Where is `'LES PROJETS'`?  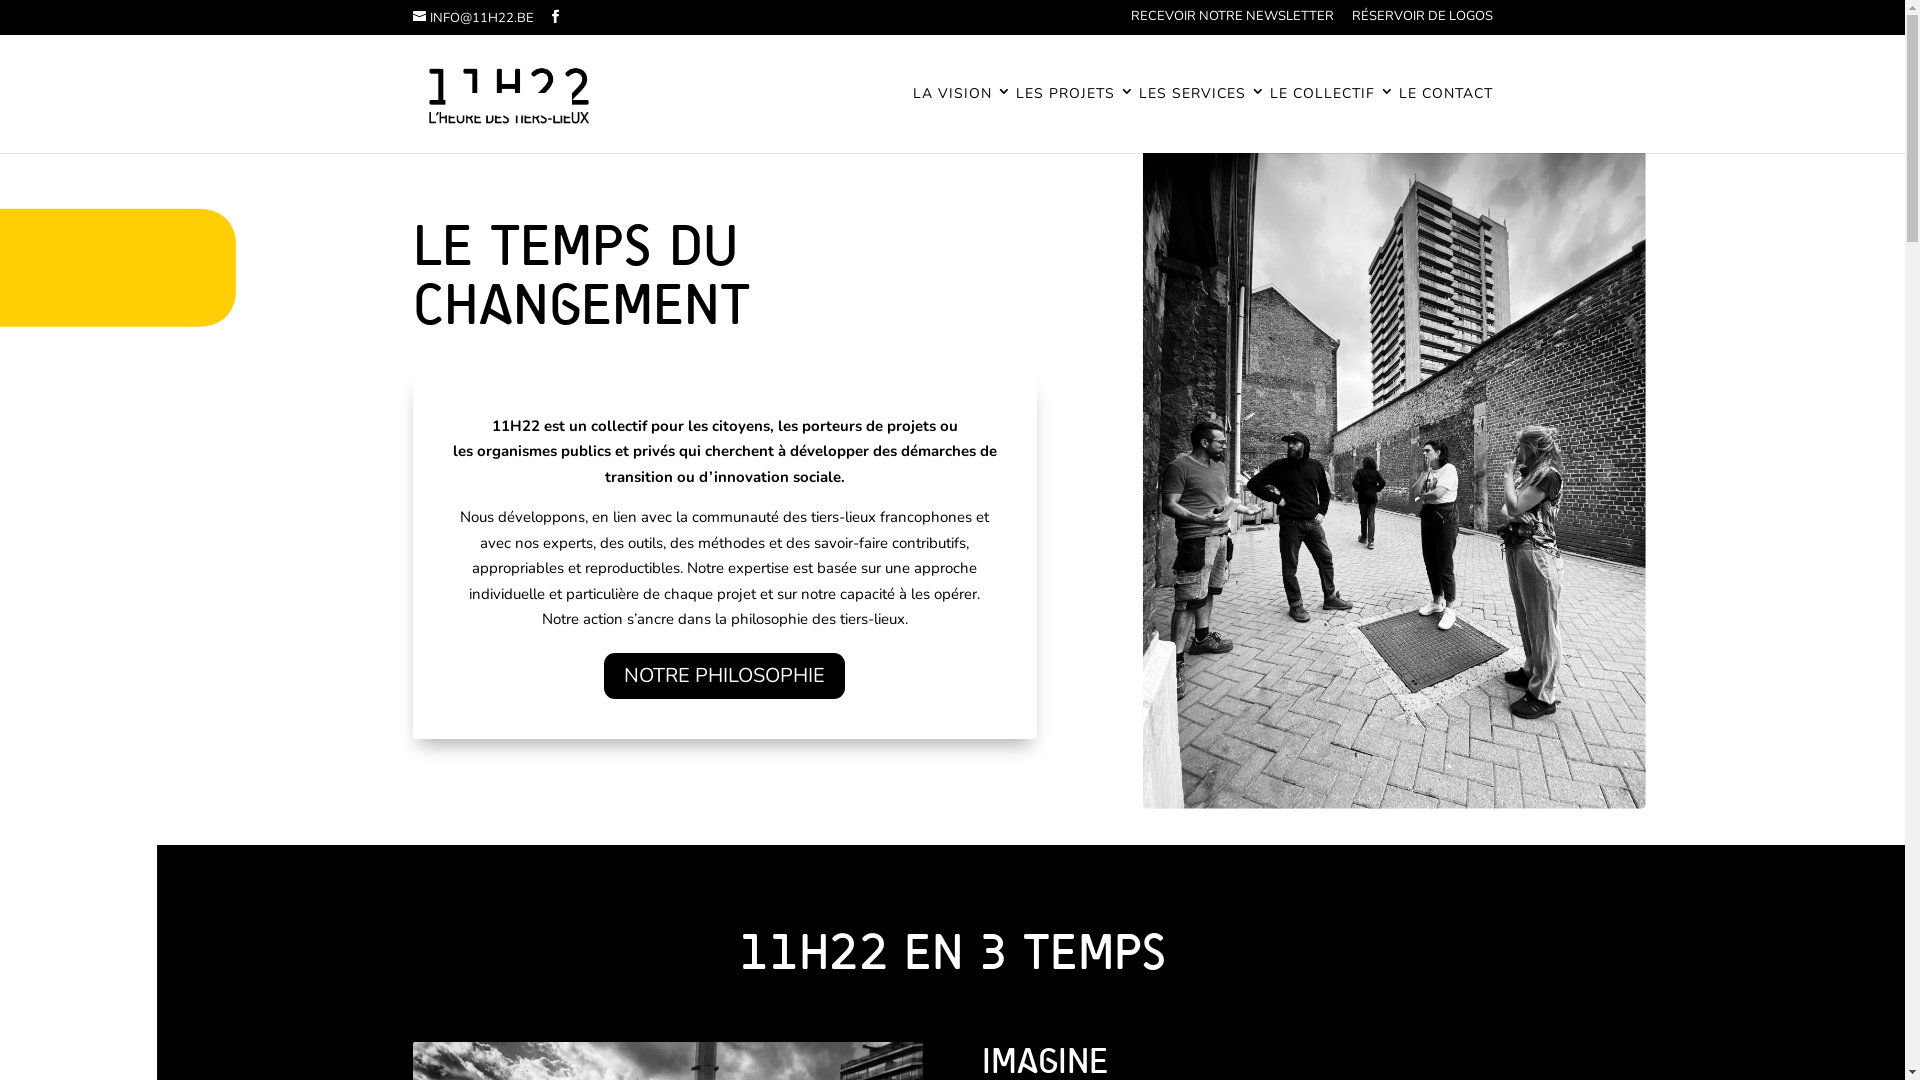
'LES PROJETS' is located at coordinates (1074, 119).